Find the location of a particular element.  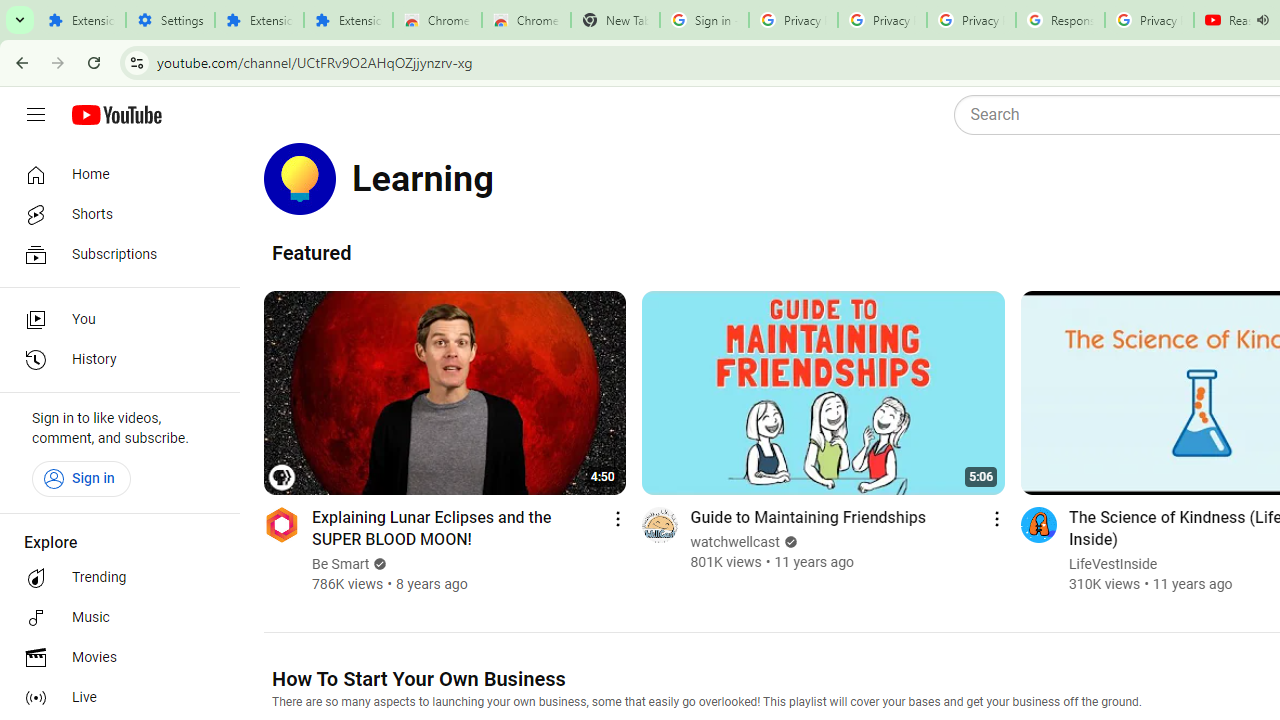

'Settings' is located at coordinates (170, 20).